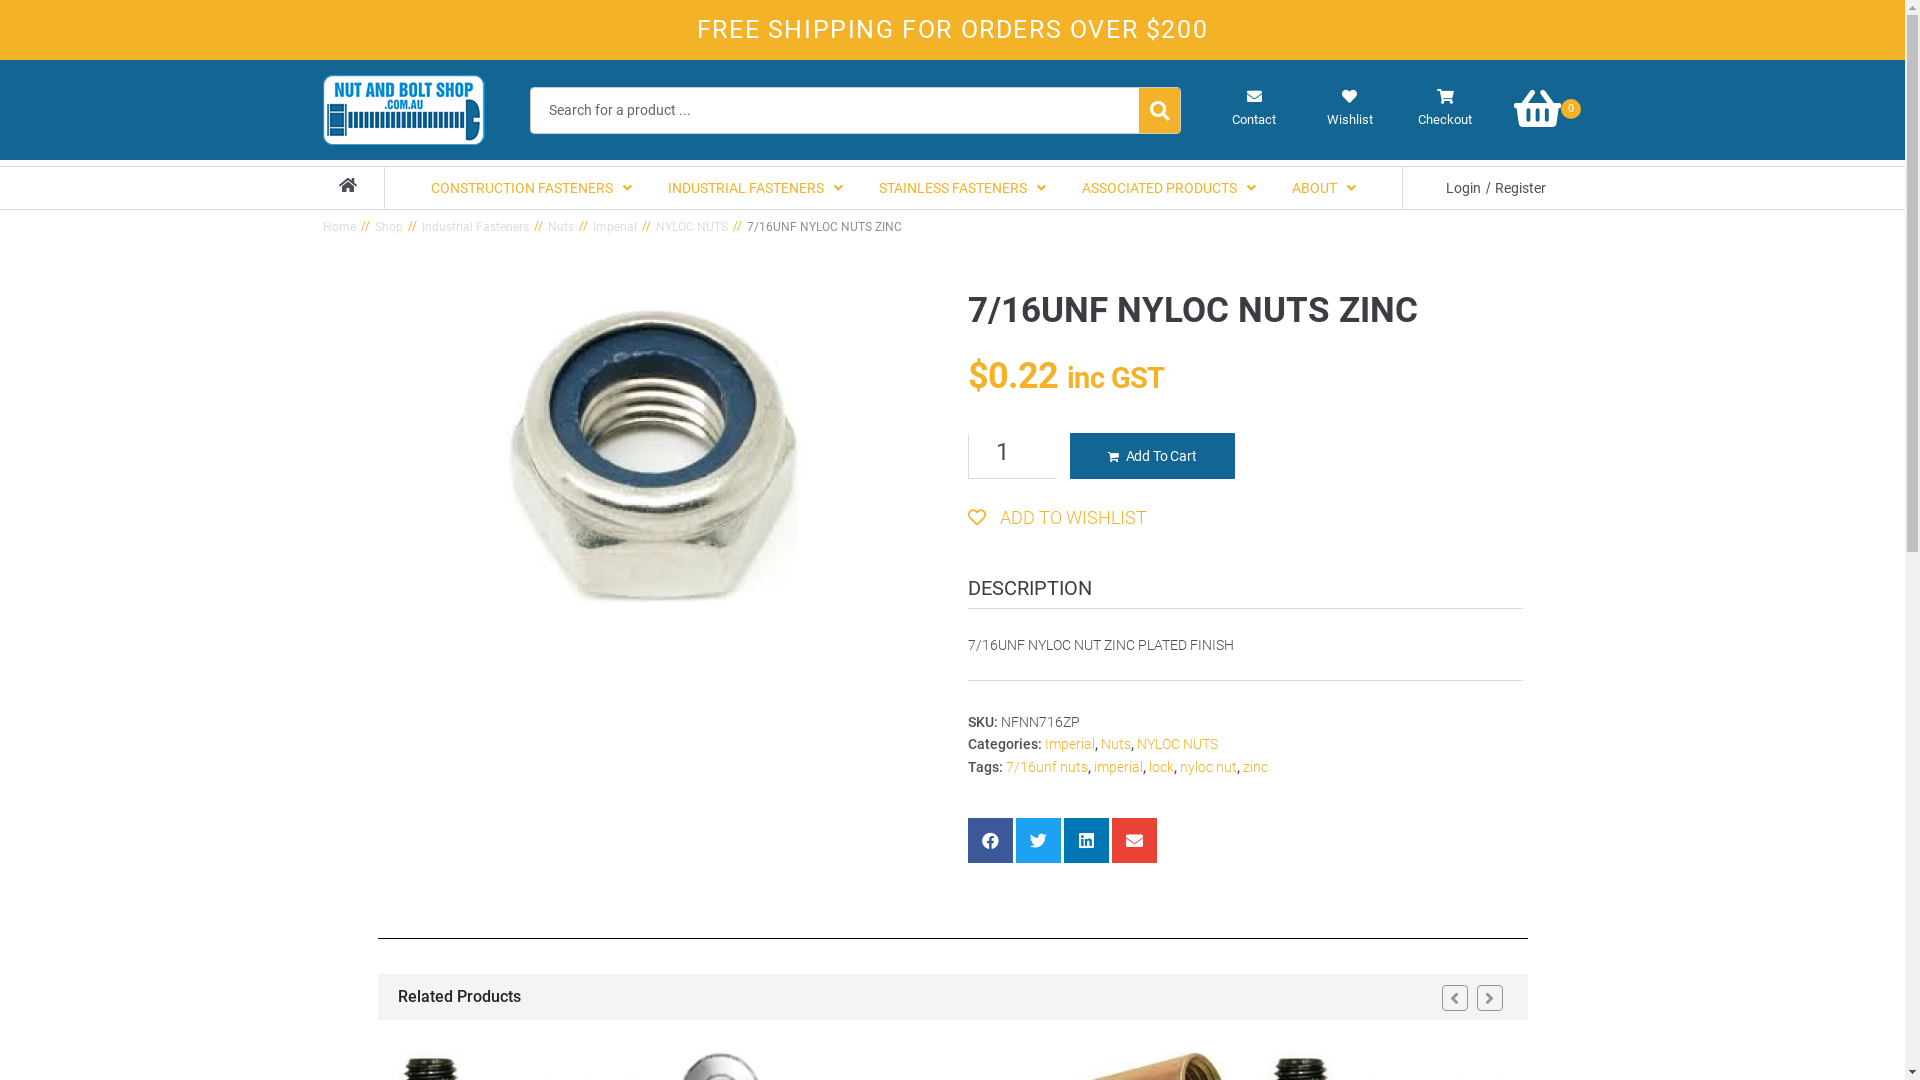 The image size is (1920, 1080). I want to click on 'zinc', so click(1253, 766).